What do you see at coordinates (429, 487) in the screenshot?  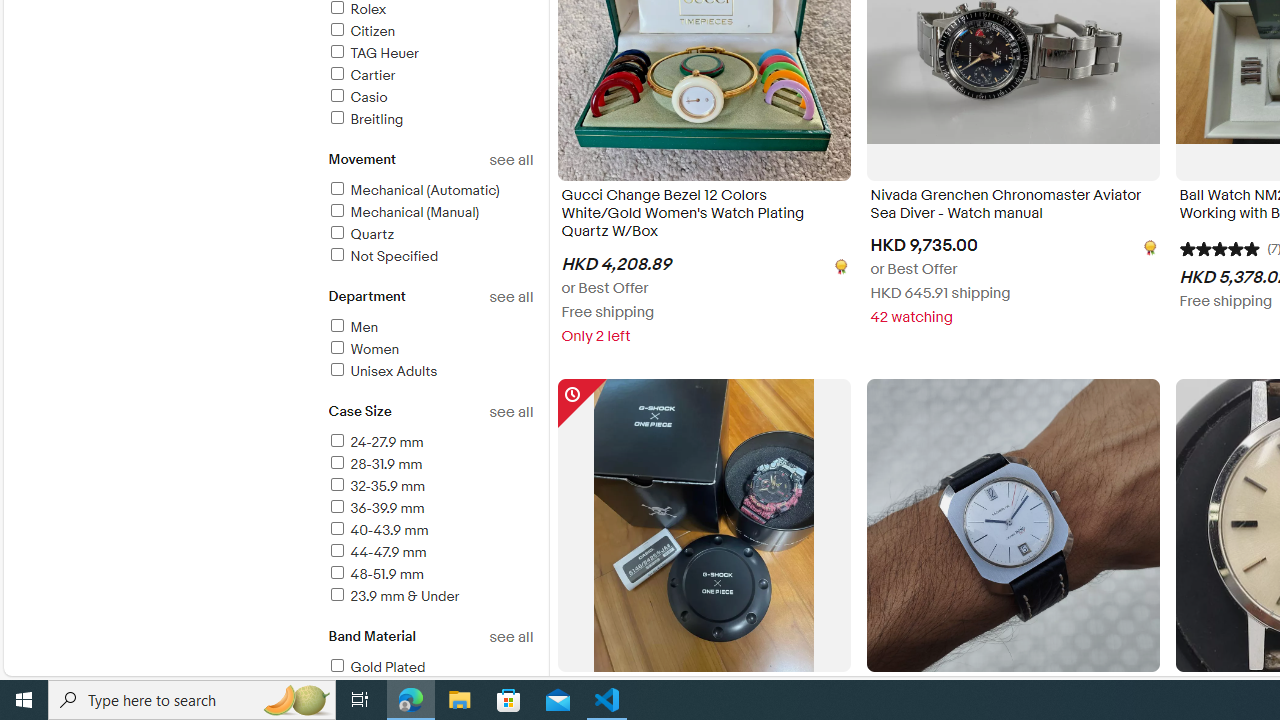 I see `'32-35.9 mm'` at bounding box center [429, 487].